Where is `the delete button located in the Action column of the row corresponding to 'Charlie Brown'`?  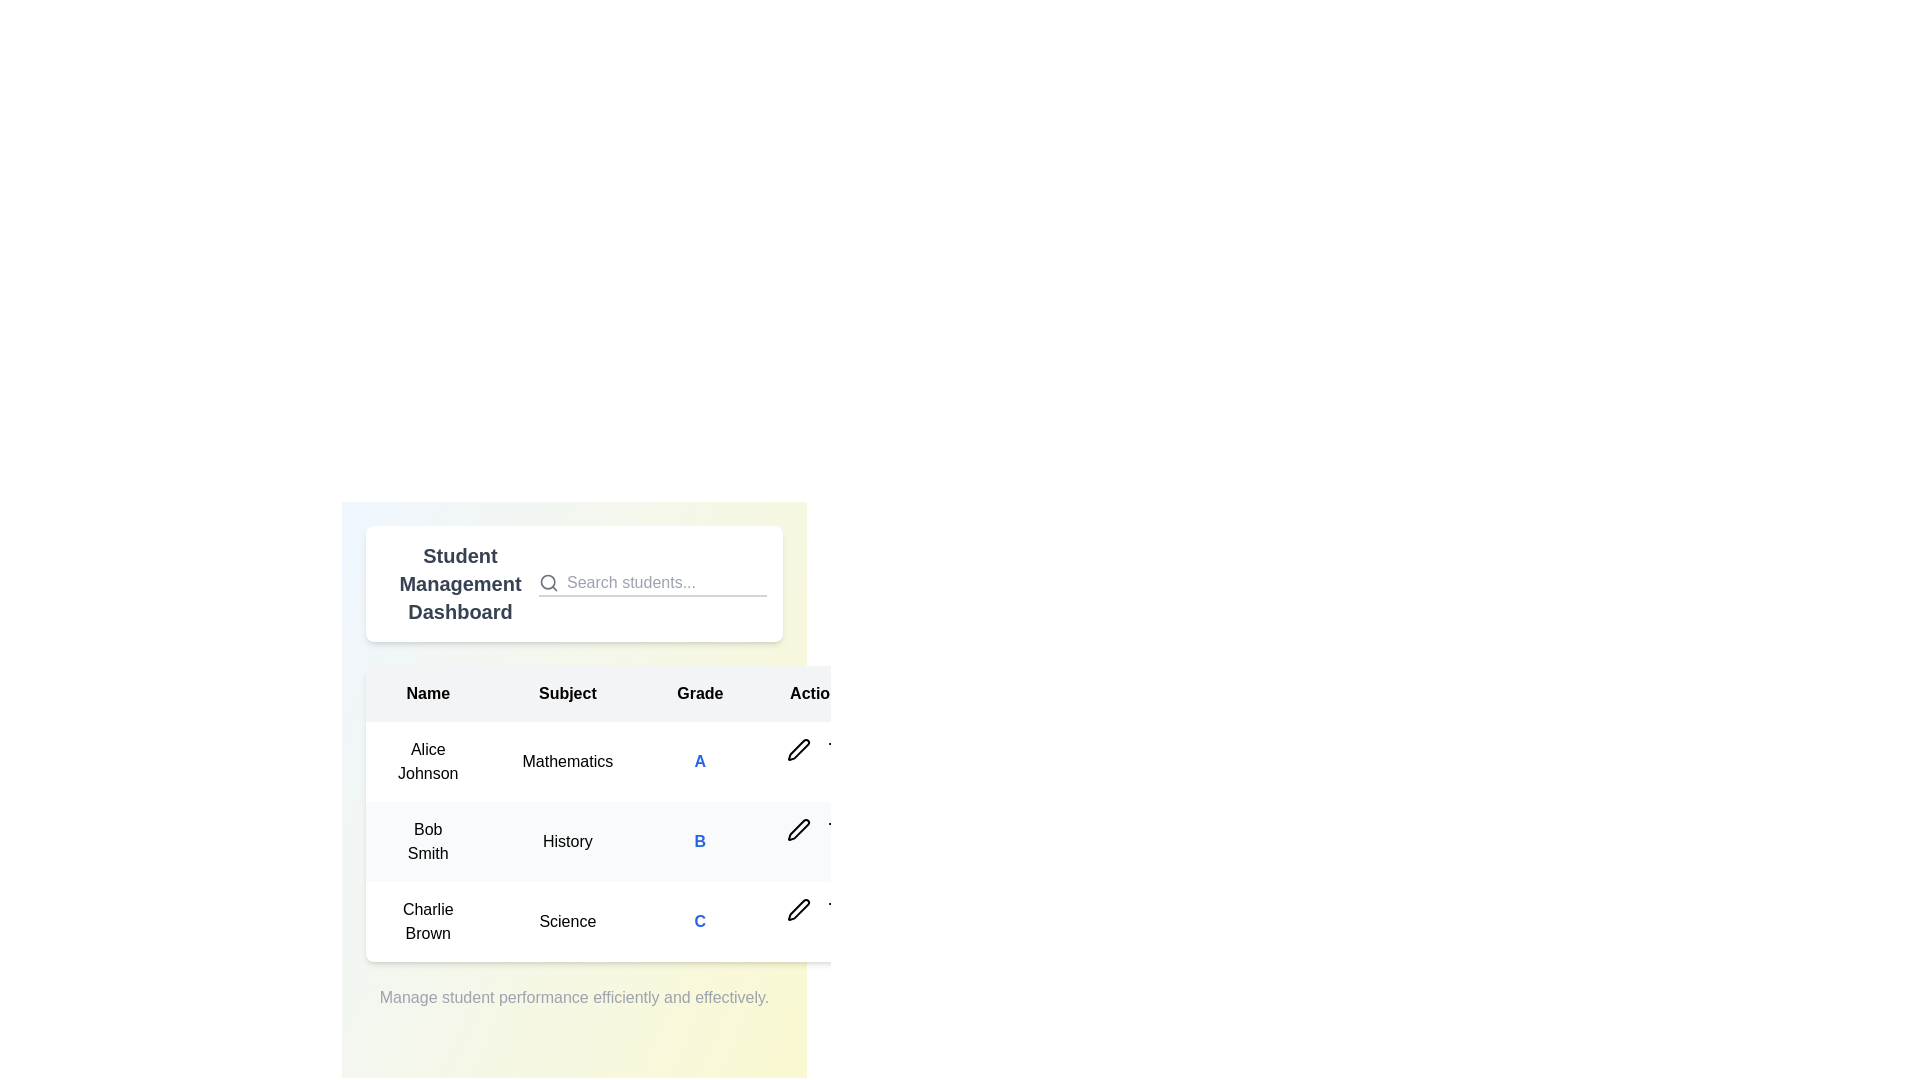
the delete button located in the Action column of the row corresponding to 'Charlie Brown' is located at coordinates (839, 910).